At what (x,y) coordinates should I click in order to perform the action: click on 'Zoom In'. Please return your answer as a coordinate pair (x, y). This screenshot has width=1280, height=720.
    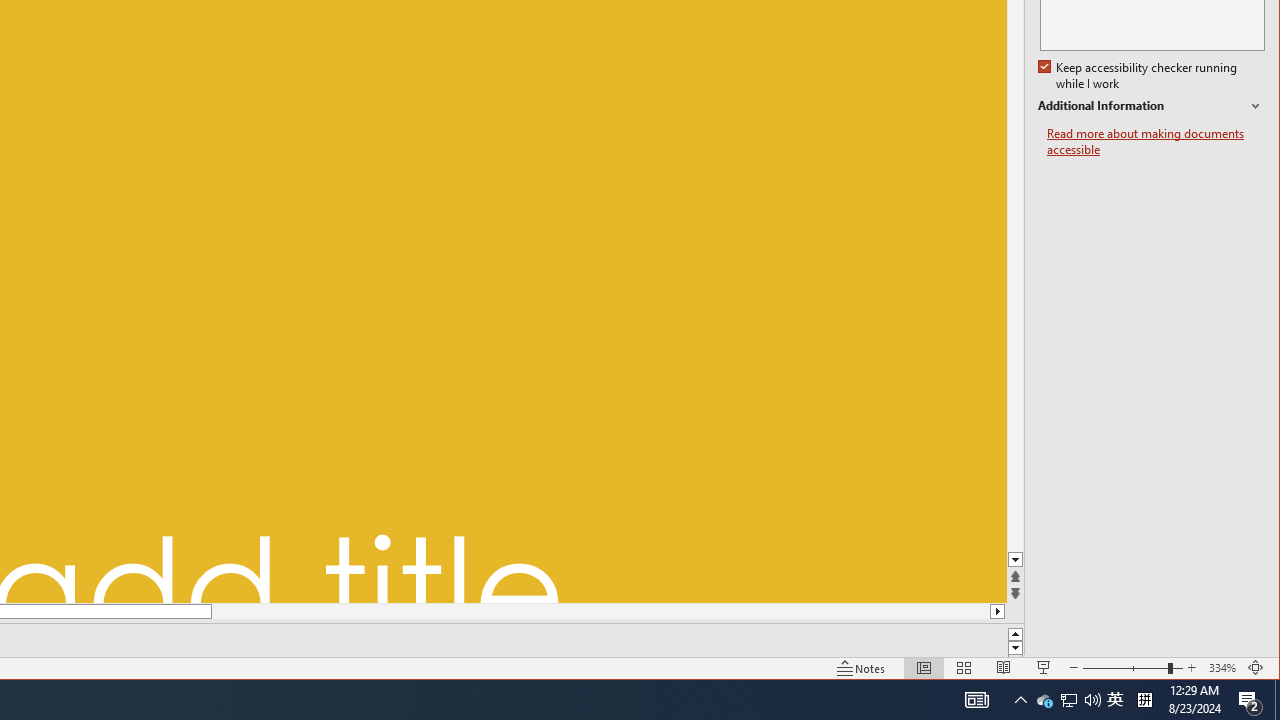
    Looking at the image, I should click on (1191, 668).